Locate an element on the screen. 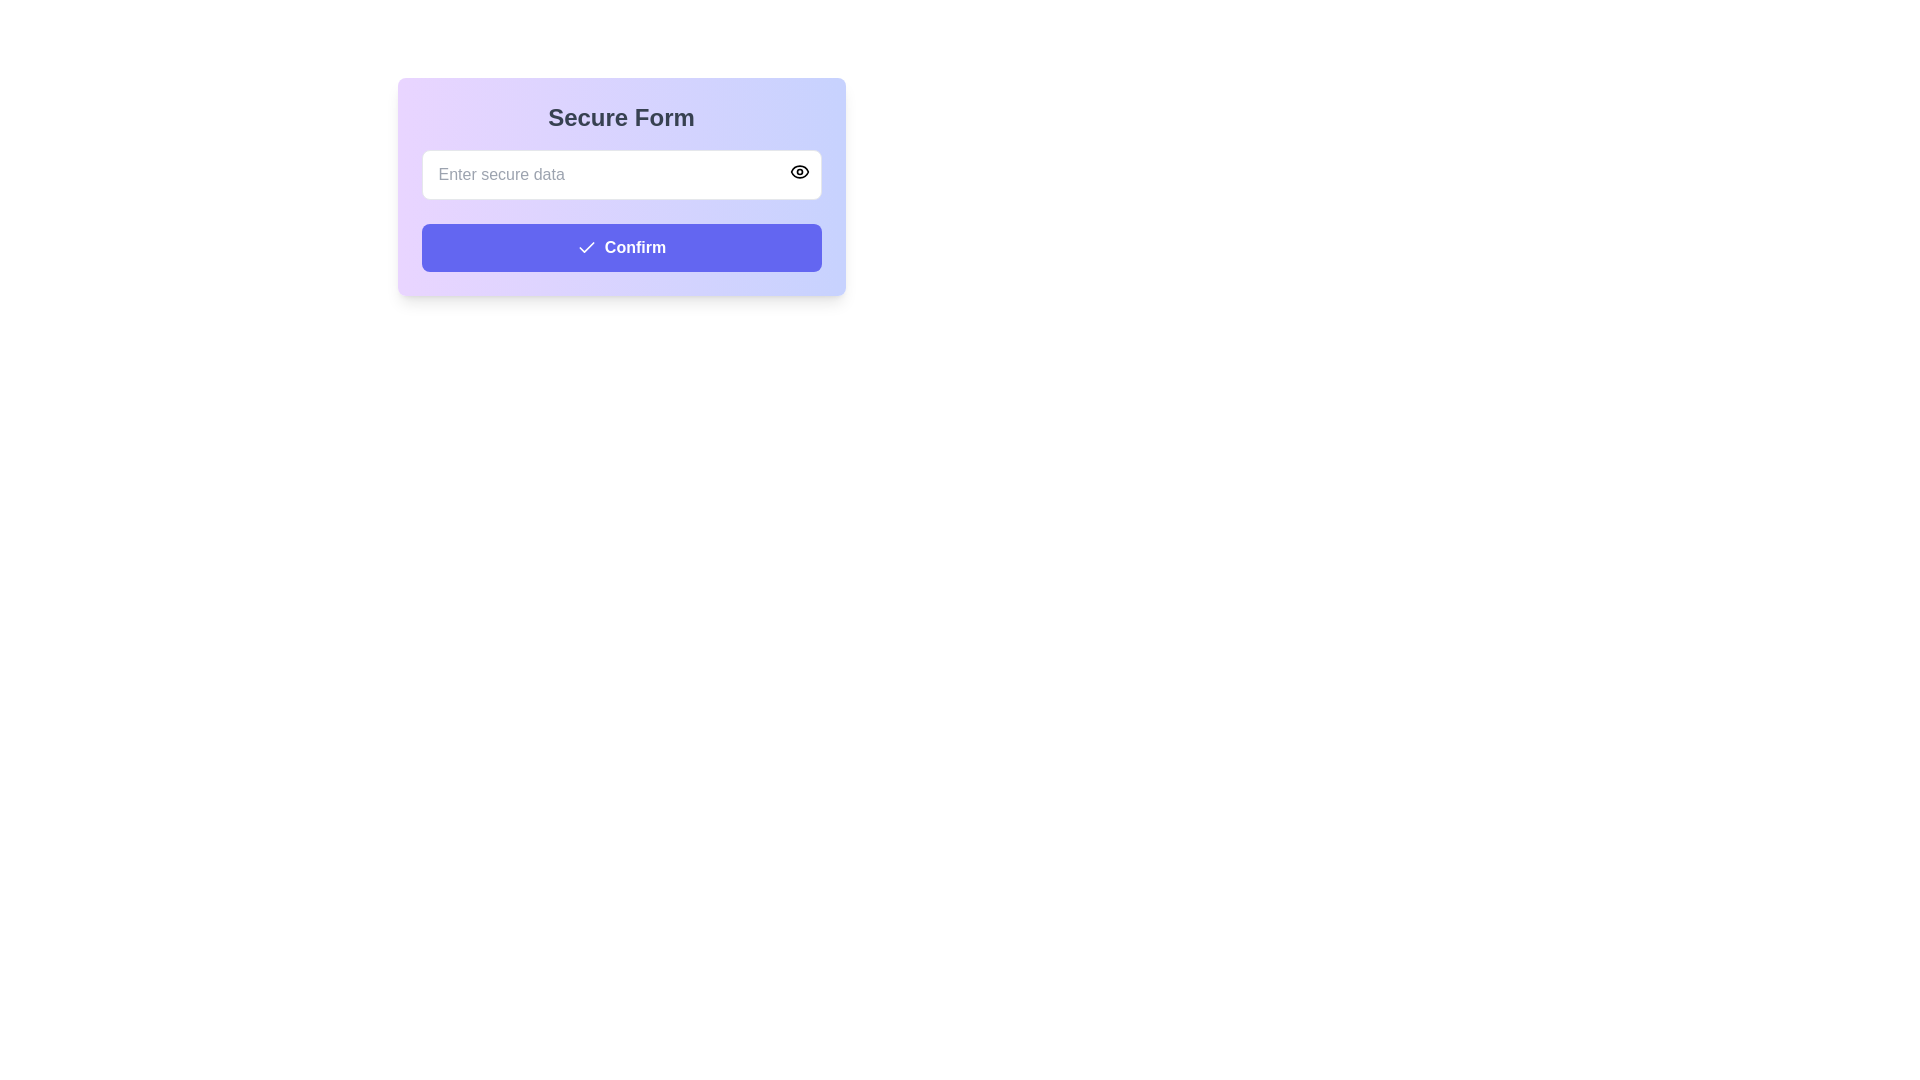 This screenshot has height=1080, width=1920. the confirmation button located at the bottom of the form to confirm an action or submission is located at coordinates (620, 246).